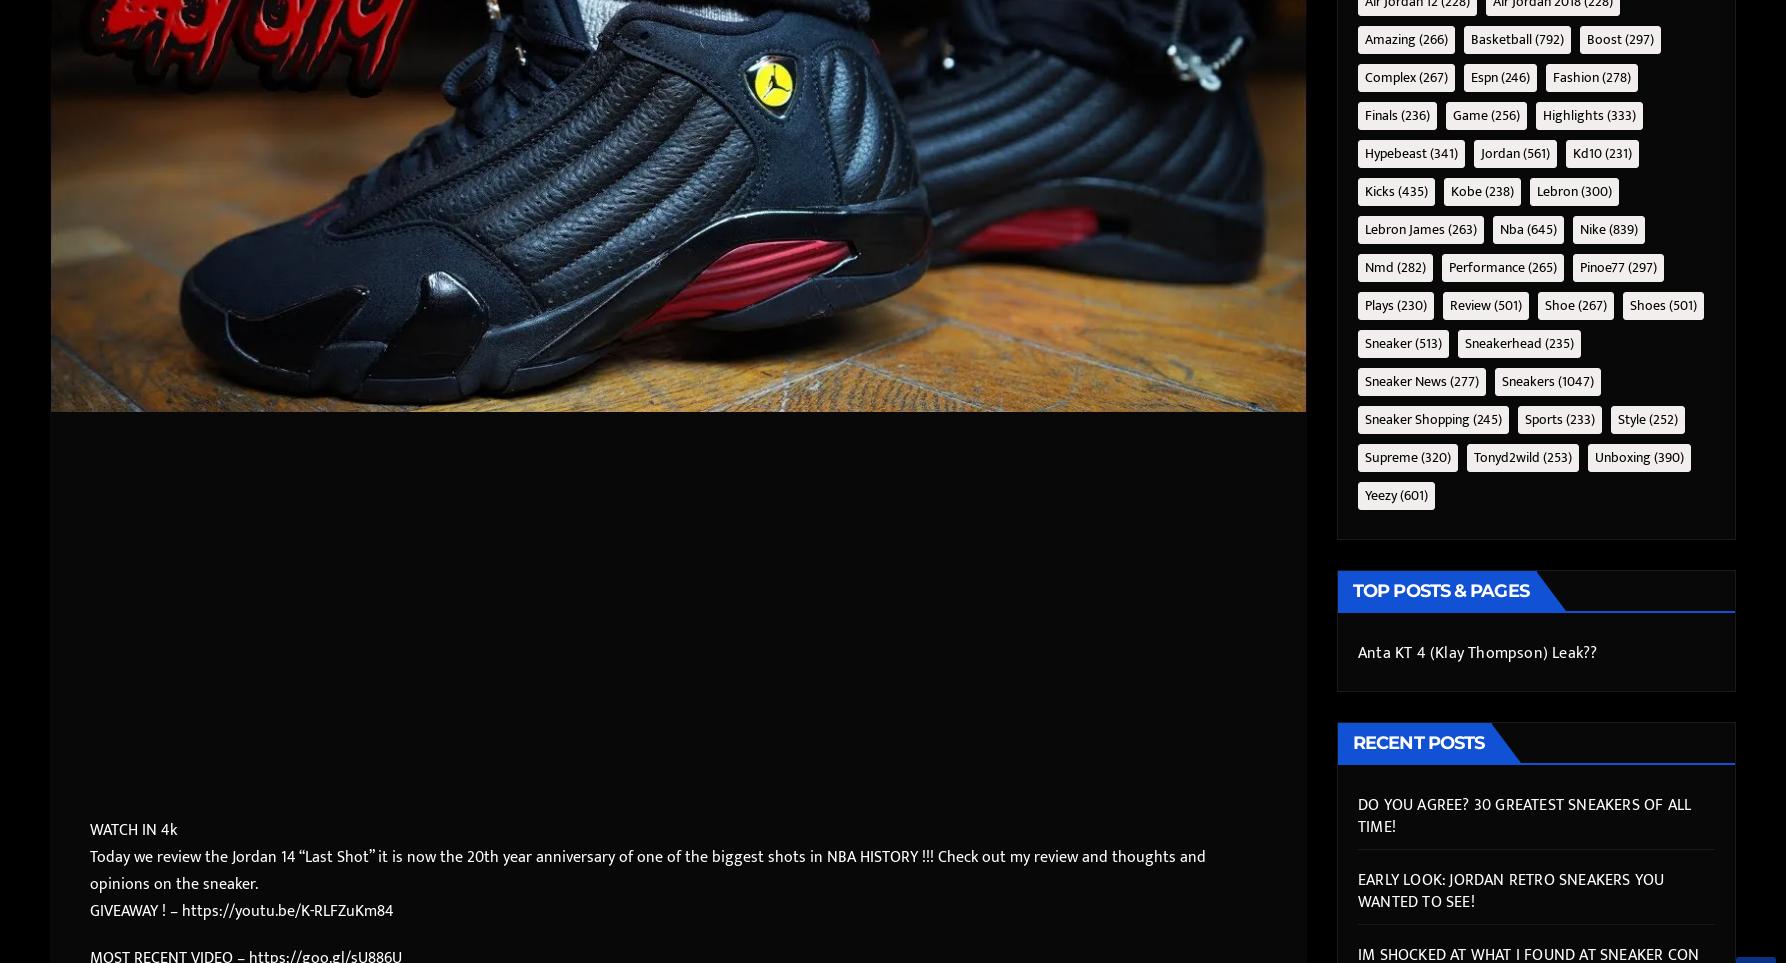 The height and width of the screenshot is (963, 1786). Describe the element at coordinates (1441, 152) in the screenshot. I see `'(341)'` at that location.